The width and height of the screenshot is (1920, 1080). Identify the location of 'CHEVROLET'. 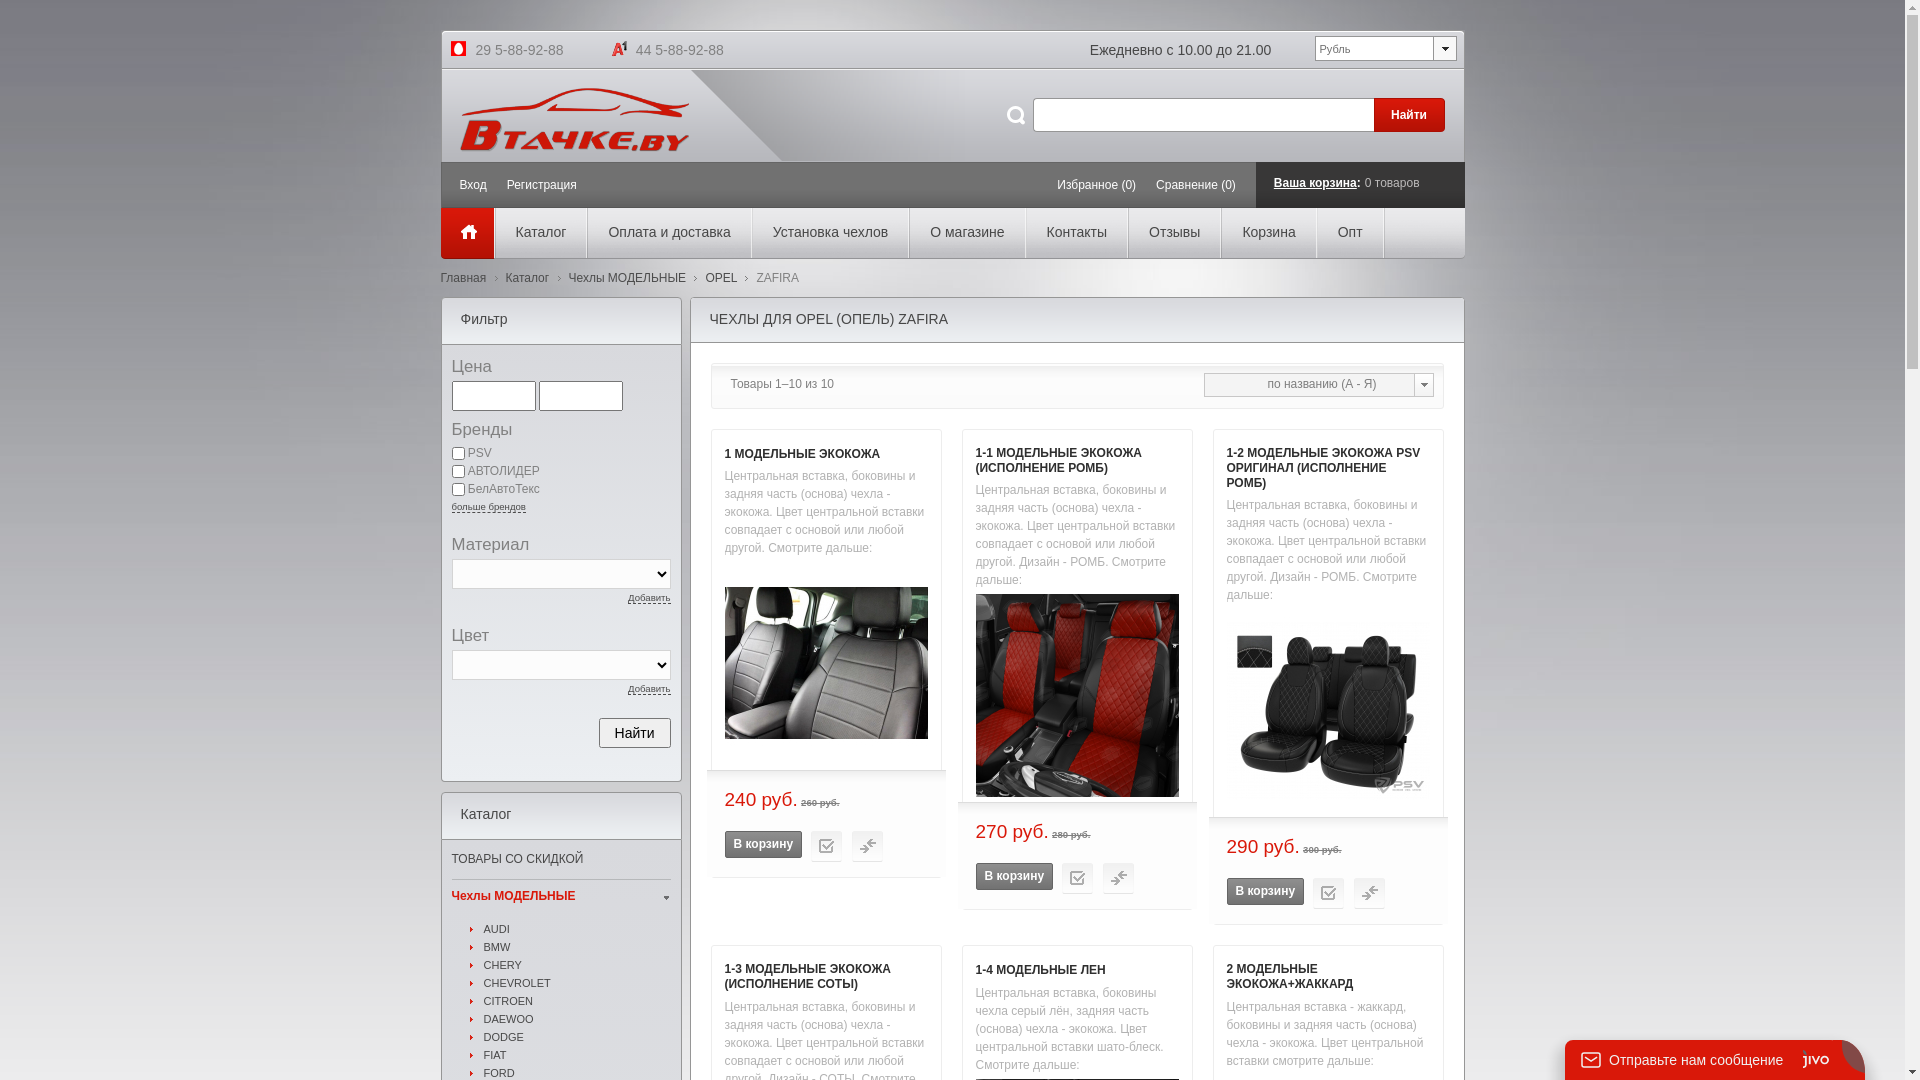
(576, 982).